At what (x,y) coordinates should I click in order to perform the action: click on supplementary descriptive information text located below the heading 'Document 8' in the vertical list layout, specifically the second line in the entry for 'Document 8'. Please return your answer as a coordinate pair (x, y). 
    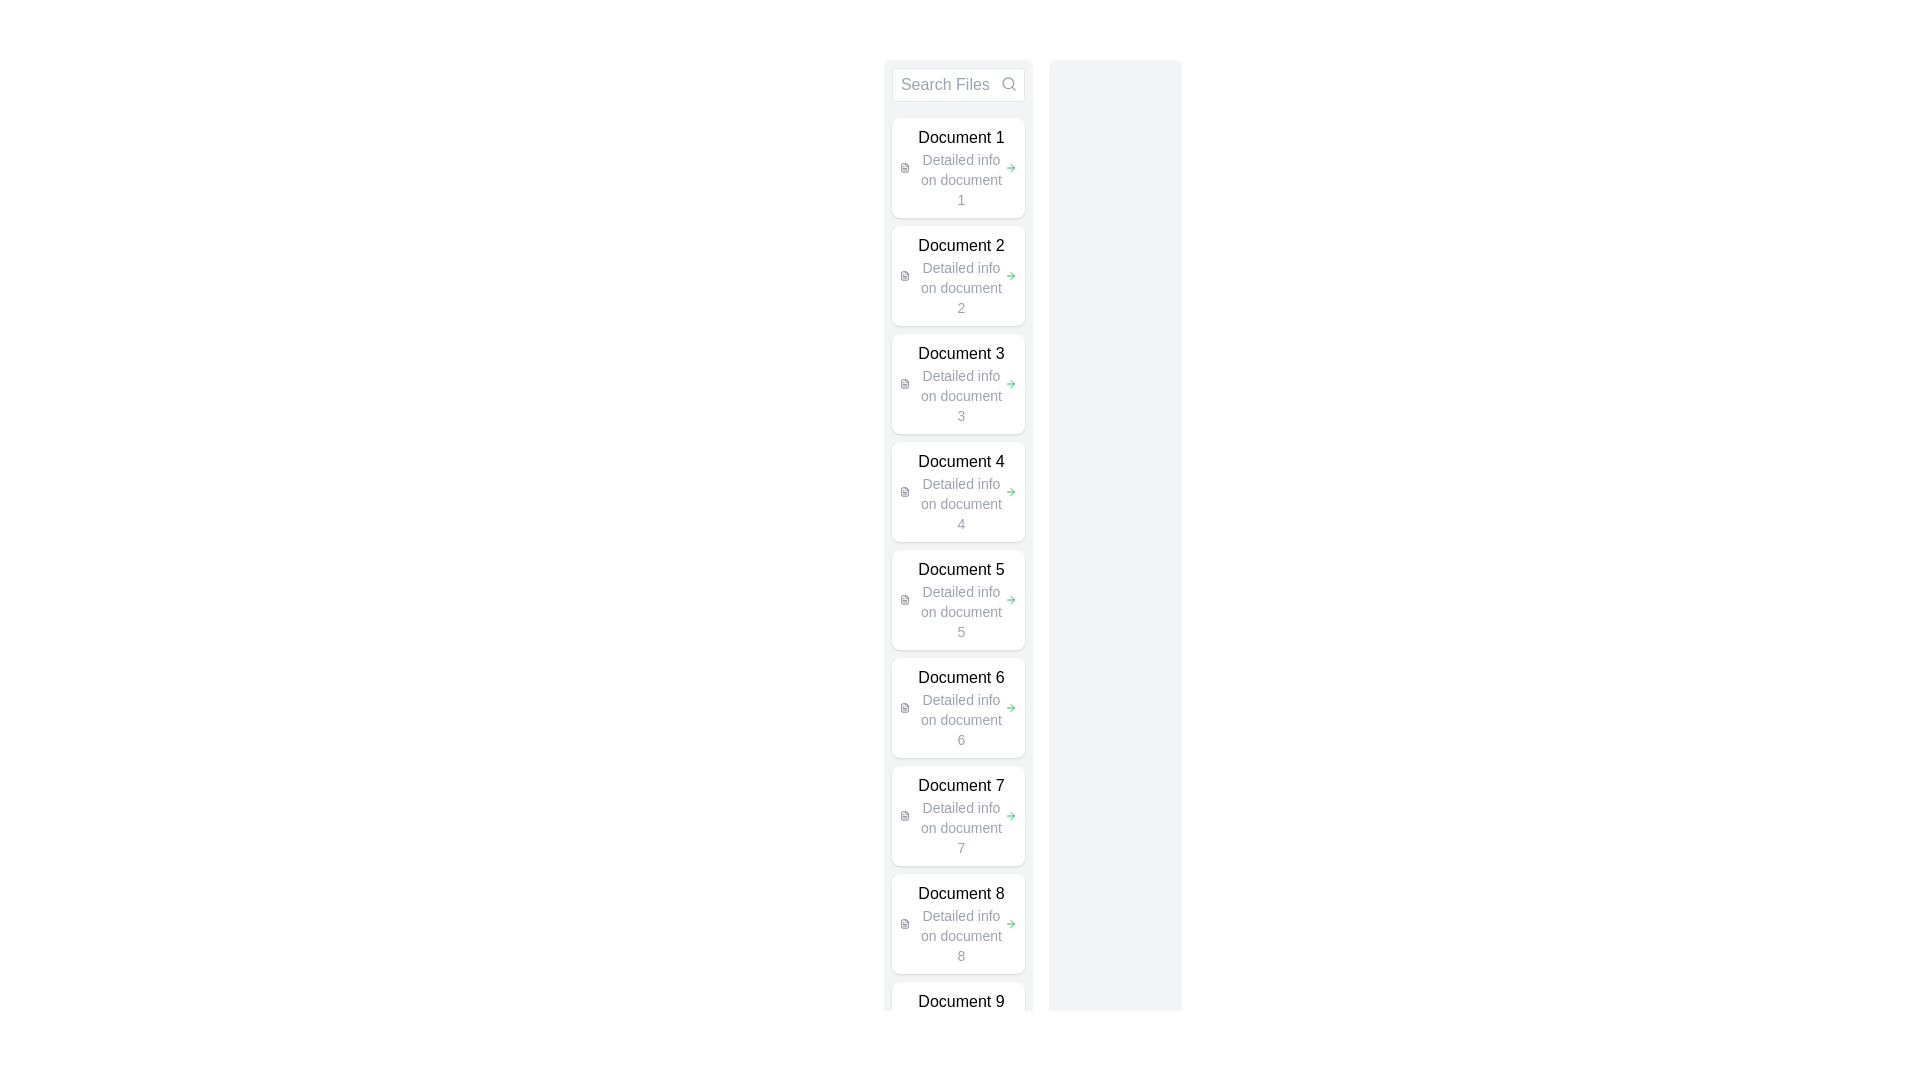
    Looking at the image, I should click on (961, 936).